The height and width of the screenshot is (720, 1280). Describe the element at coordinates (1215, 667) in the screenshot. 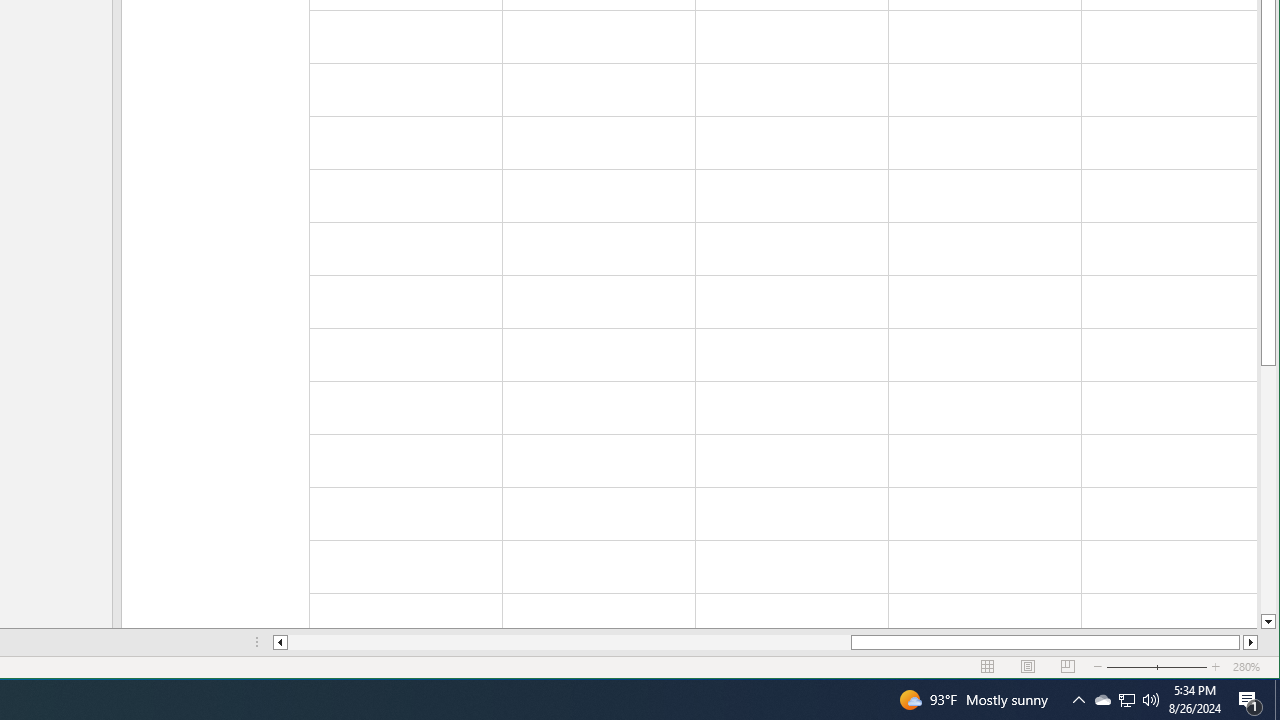

I see `'Zoom In'` at that location.